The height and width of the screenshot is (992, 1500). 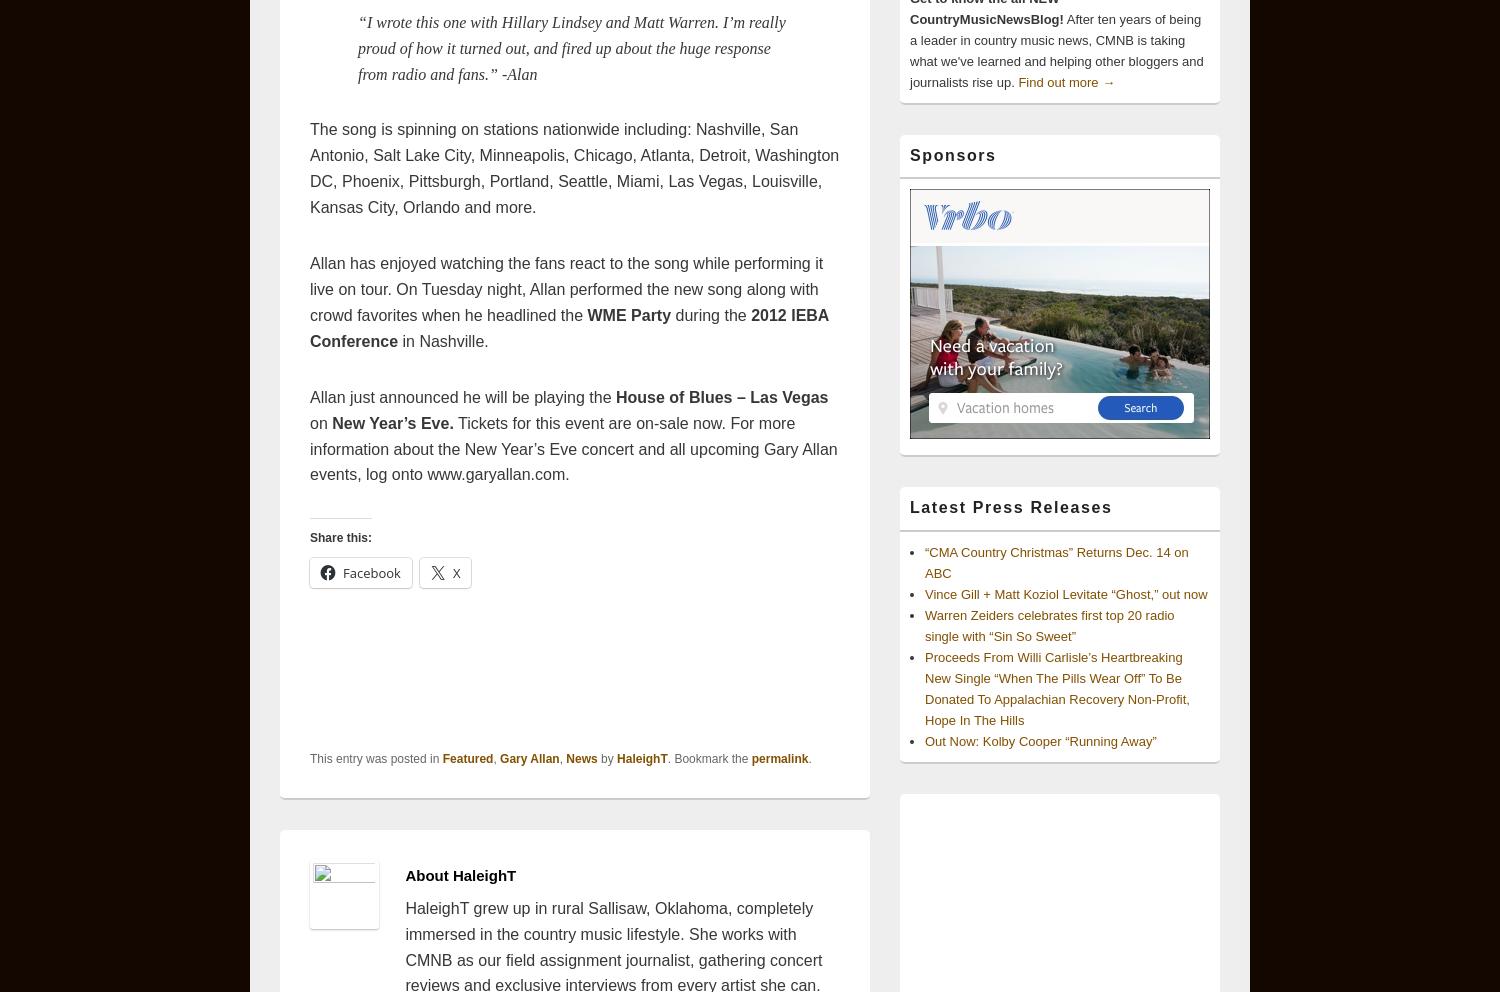 What do you see at coordinates (809, 756) in the screenshot?
I see `'.'` at bounding box center [809, 756].